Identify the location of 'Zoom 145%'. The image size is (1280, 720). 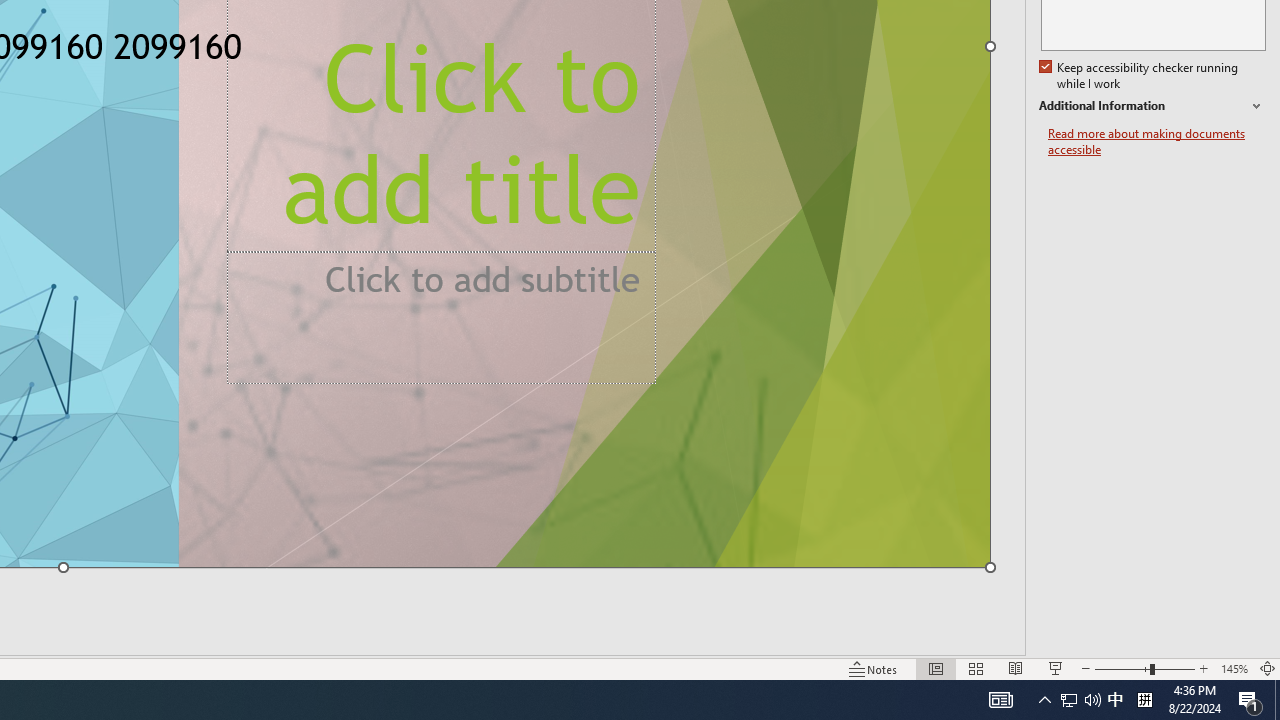
(1233, 669).